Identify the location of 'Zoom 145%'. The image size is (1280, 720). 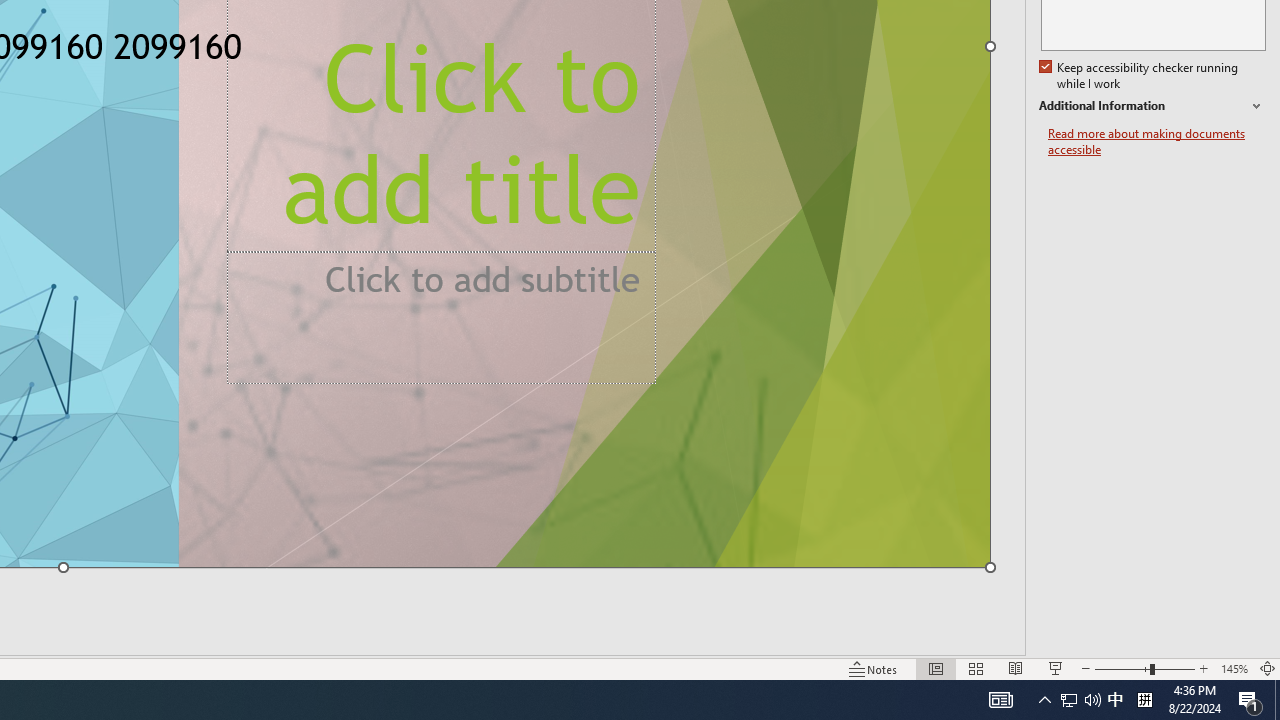
(1233, 669).